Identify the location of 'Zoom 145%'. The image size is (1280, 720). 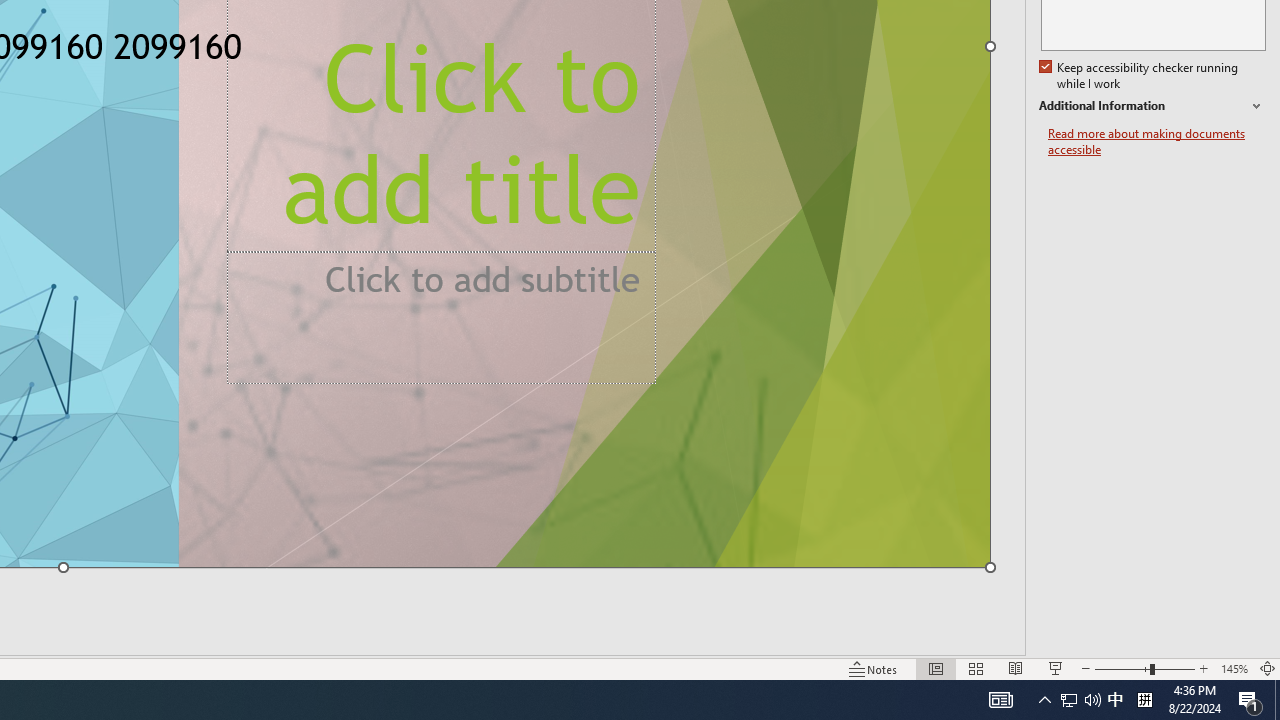
(1233, 669).